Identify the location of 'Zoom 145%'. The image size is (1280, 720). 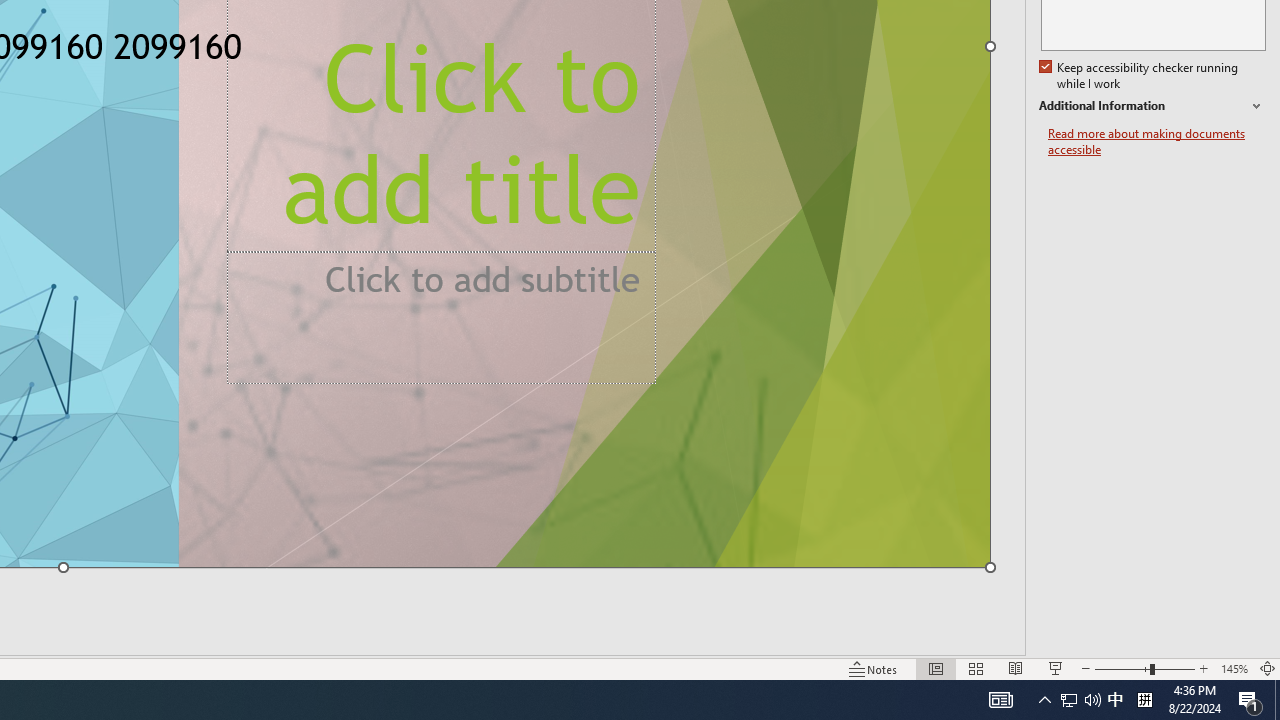
(1233, 669).